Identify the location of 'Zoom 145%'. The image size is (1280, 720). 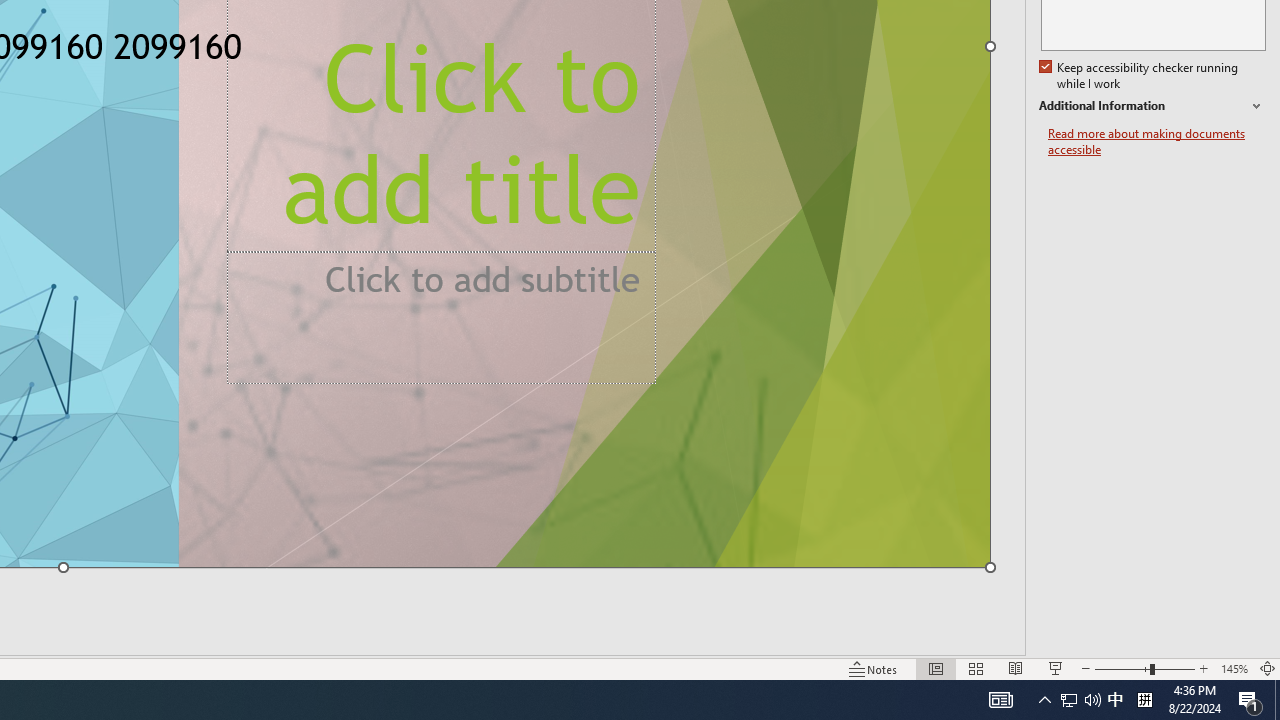
(1233, 669).